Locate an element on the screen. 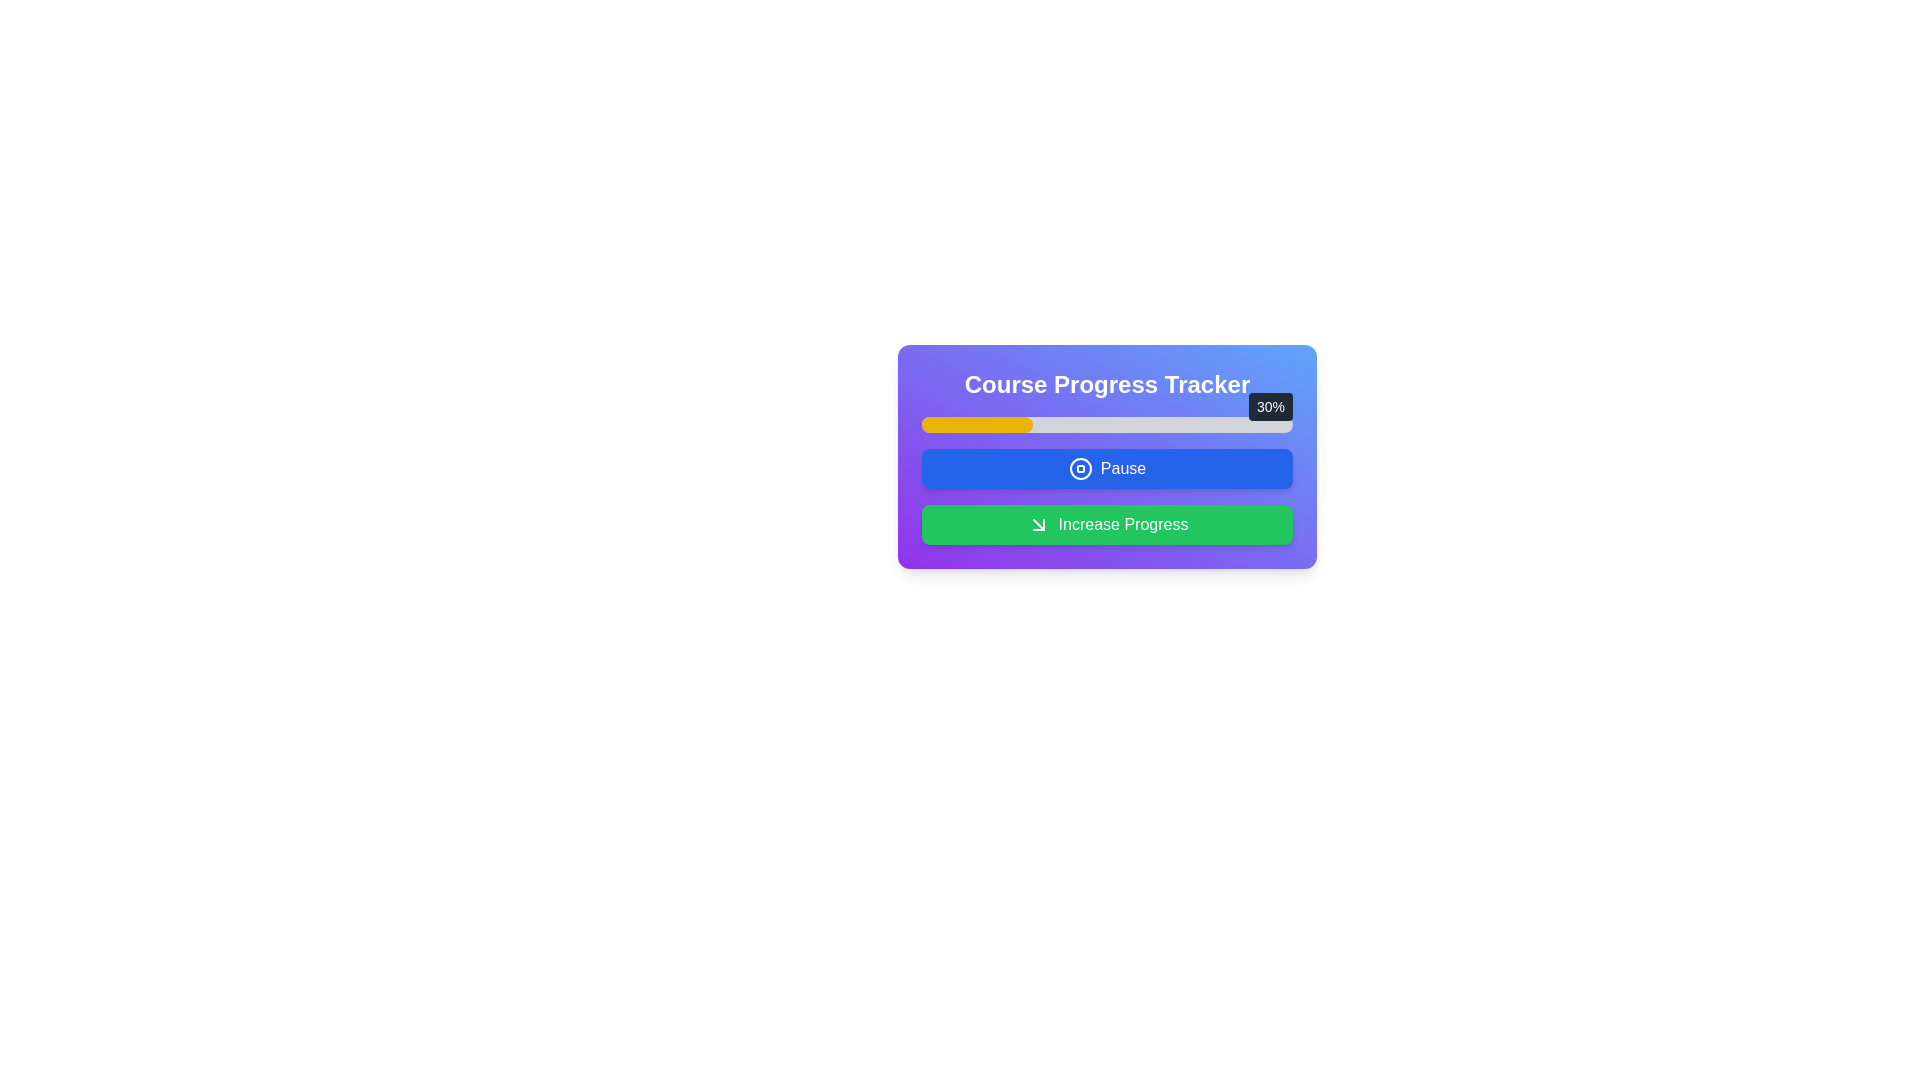  the progress bar indicating course completion status, which shows '30%' and is located below the 'Course Progress Tracker' header is located at coordinates (1106, 423).